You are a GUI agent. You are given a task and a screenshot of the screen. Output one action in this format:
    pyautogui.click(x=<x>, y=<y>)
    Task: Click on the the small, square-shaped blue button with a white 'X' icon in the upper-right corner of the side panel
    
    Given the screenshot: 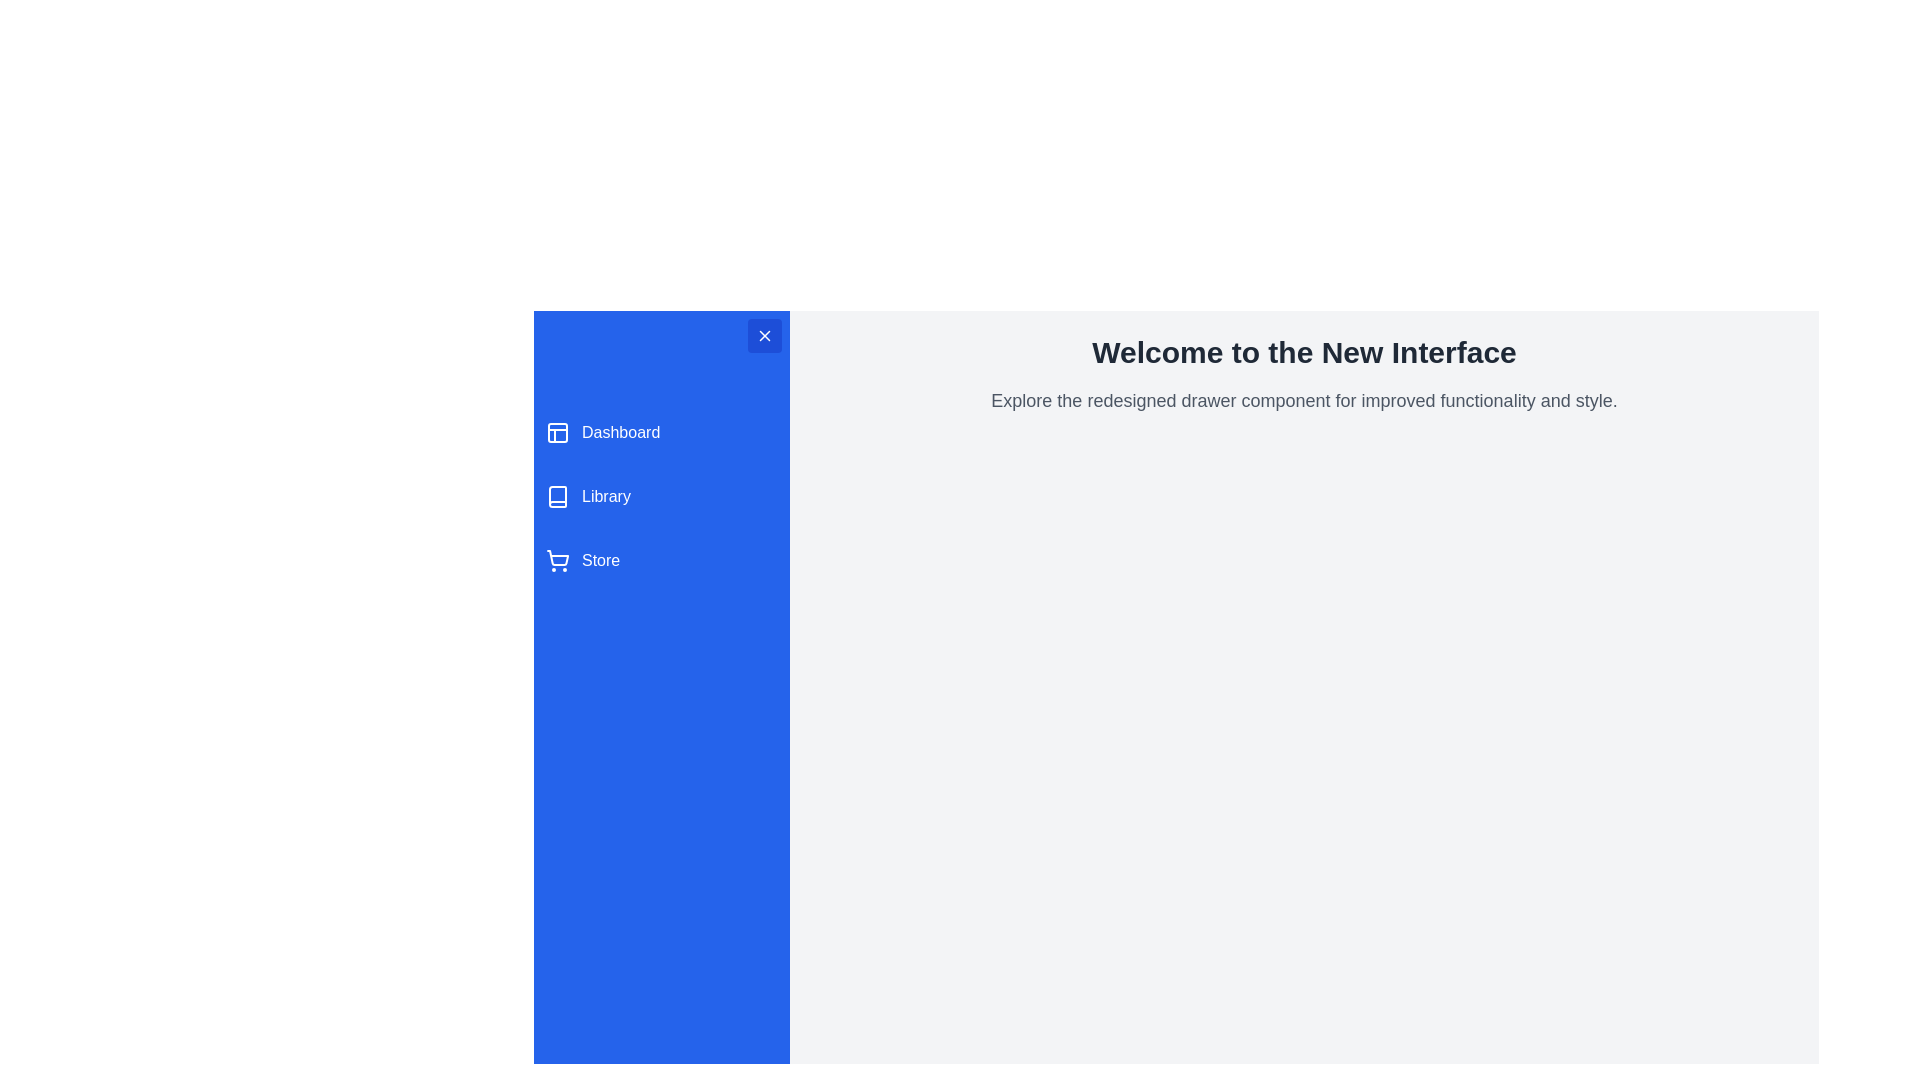 What is the action you would take?
    pyautogui.click(x=763, y=334)
    